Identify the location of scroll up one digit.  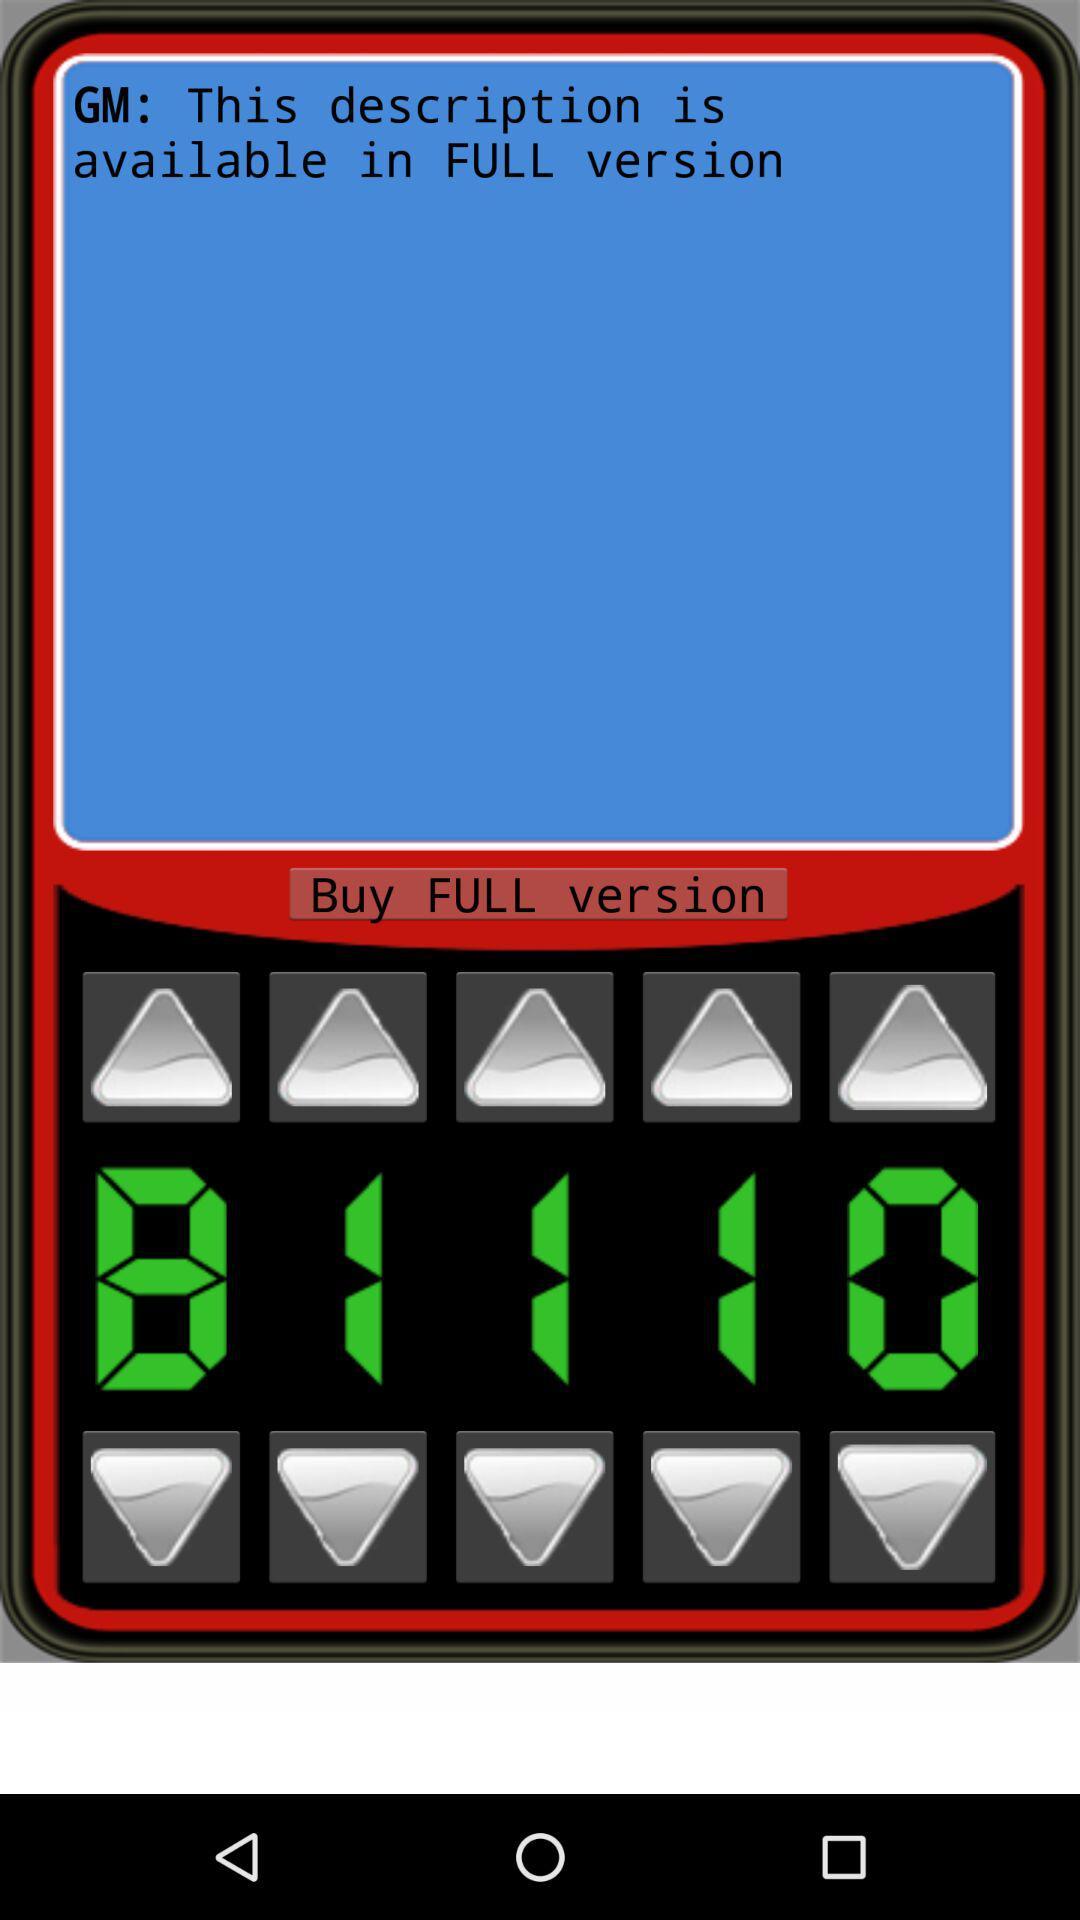
(721, 1046).